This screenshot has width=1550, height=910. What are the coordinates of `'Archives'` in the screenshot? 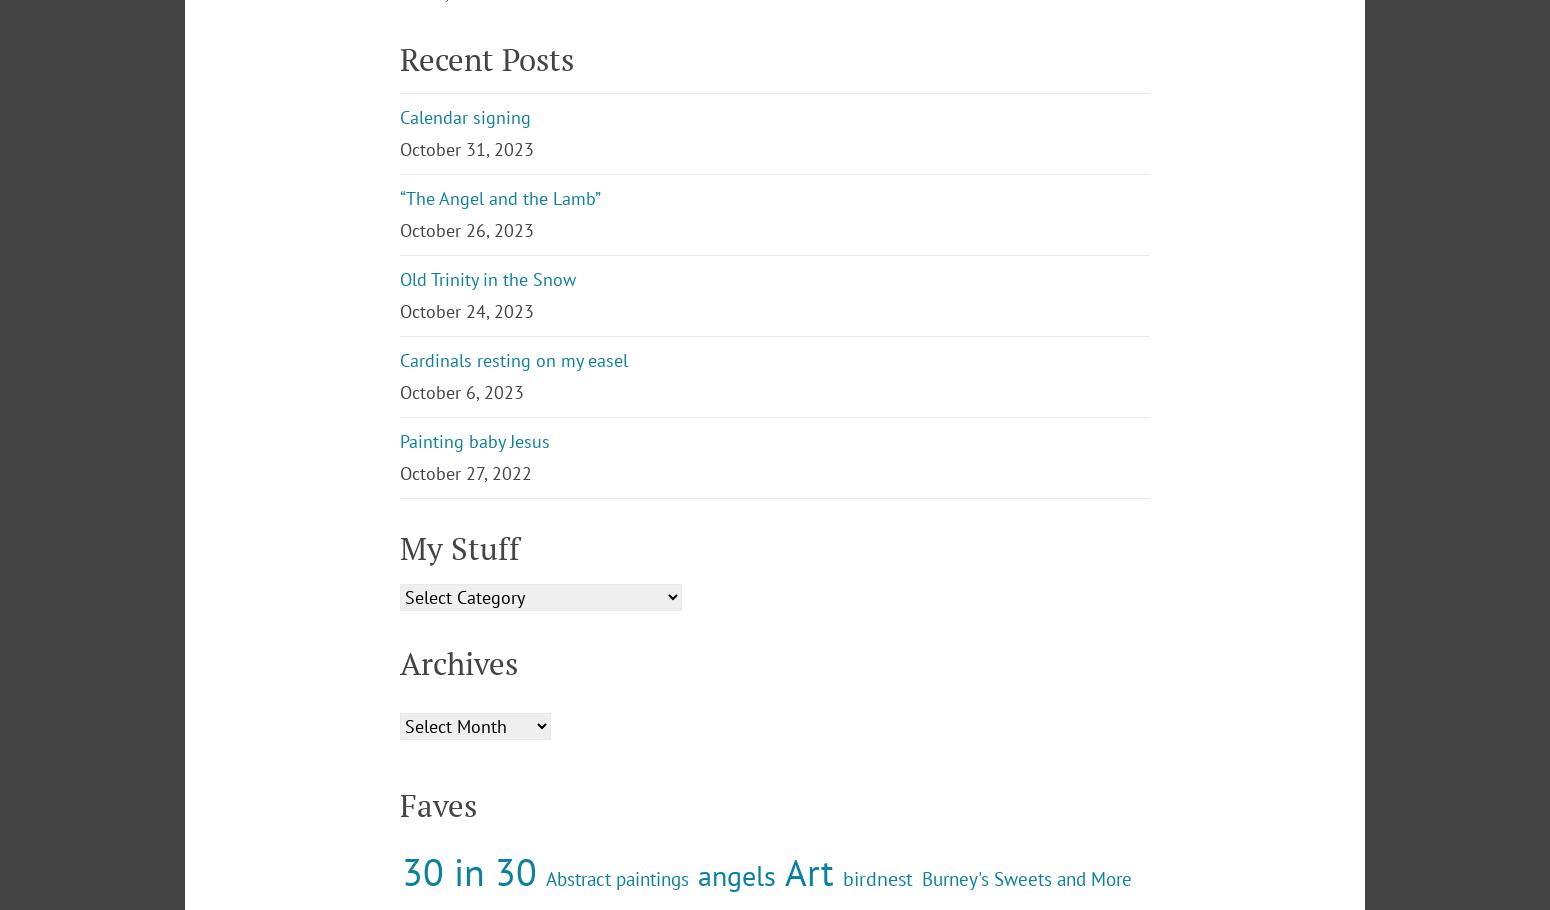 It's located at (400, 827).